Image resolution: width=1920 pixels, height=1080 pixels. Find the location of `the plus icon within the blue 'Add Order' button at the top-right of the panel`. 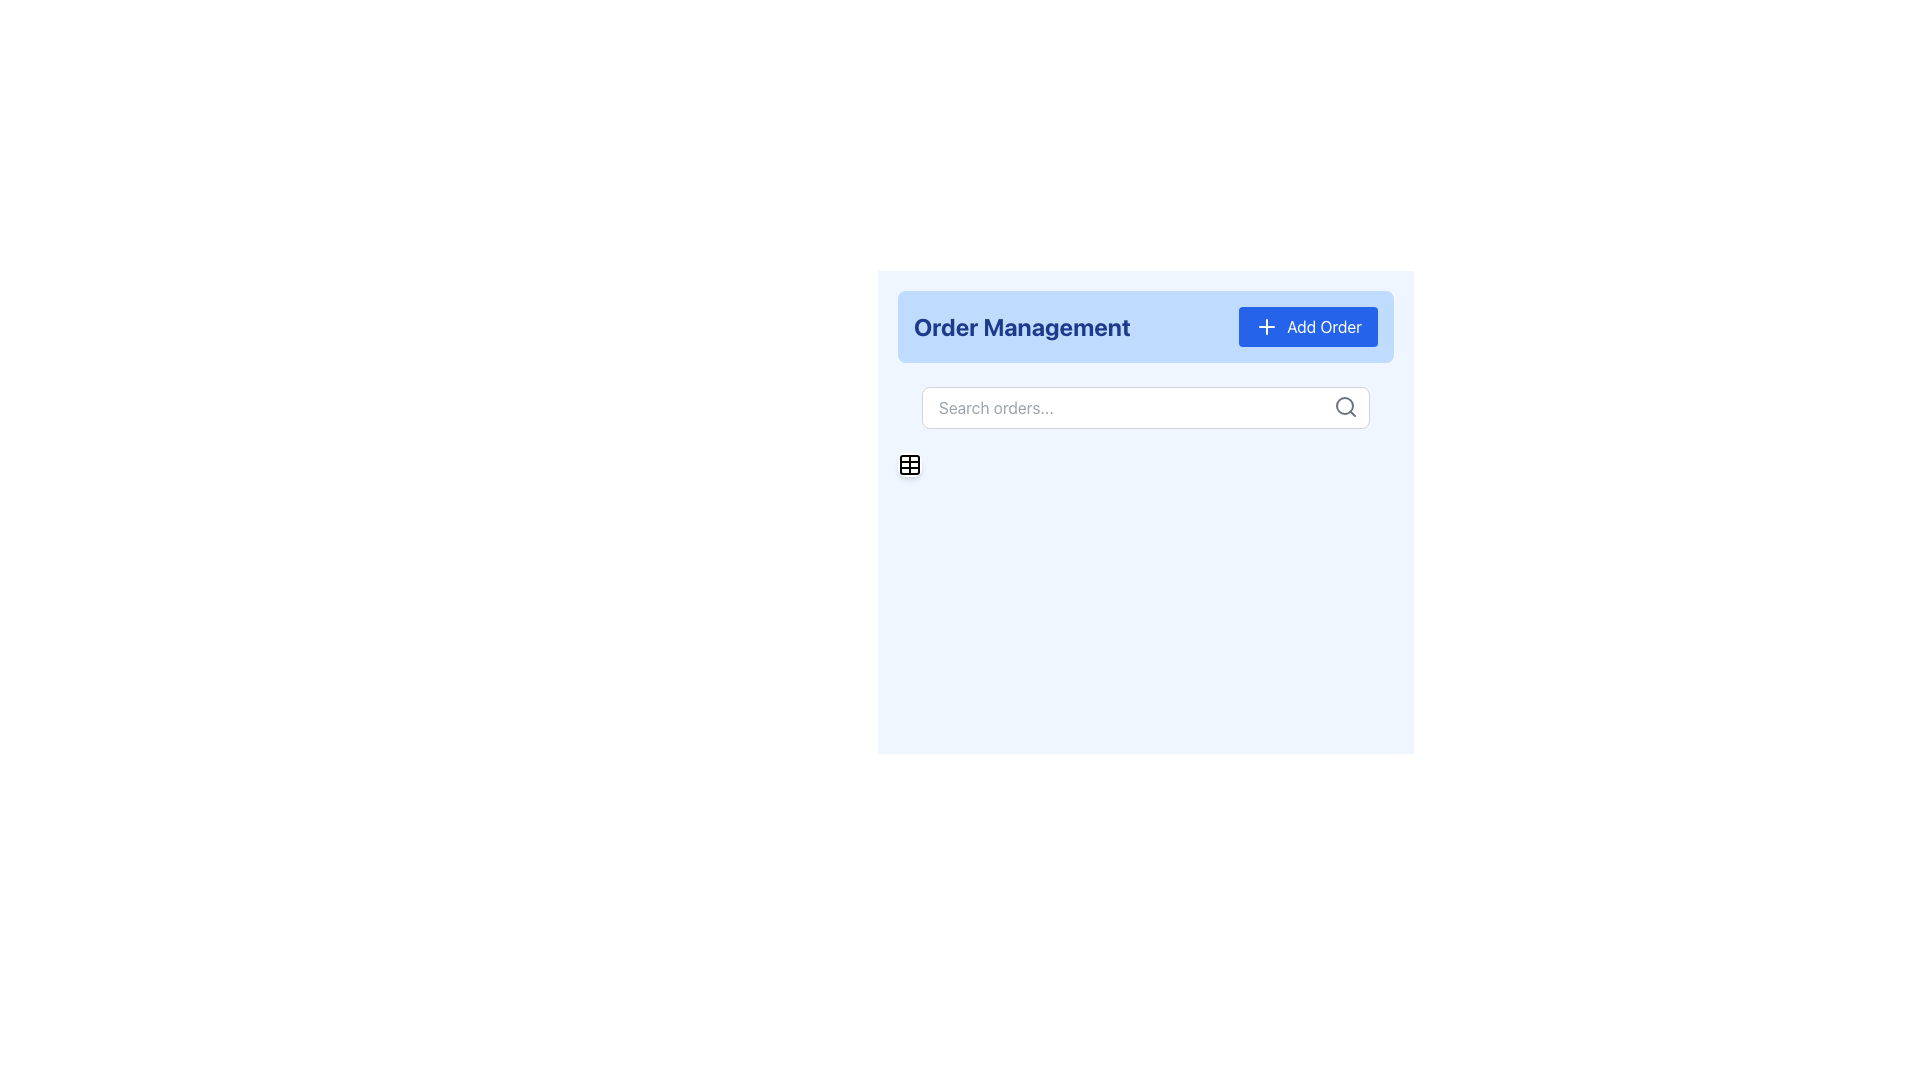

the plus icon within the blue 'Add Order' button at the top-right of the panel is located at coordinates (1266, 326).